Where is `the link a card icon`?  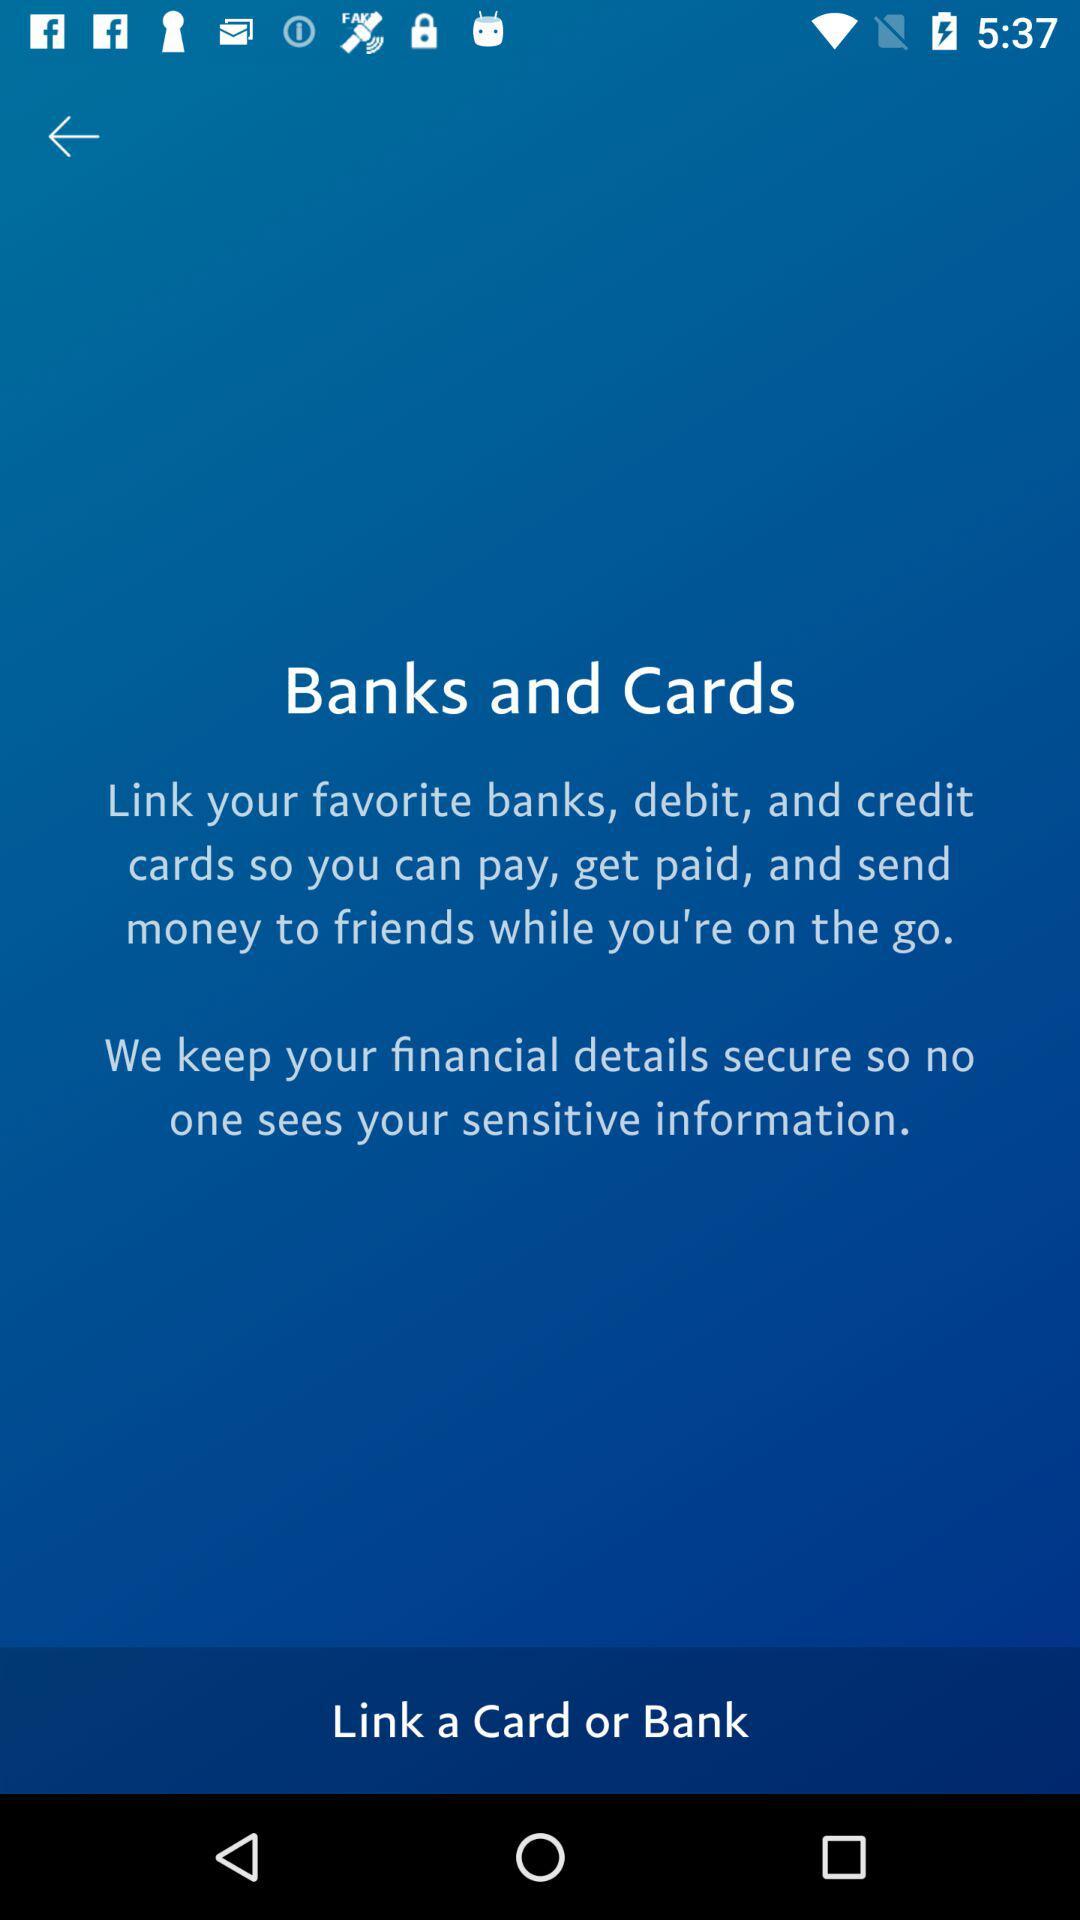 the link a card icon is located at coordinates (540, 1719).